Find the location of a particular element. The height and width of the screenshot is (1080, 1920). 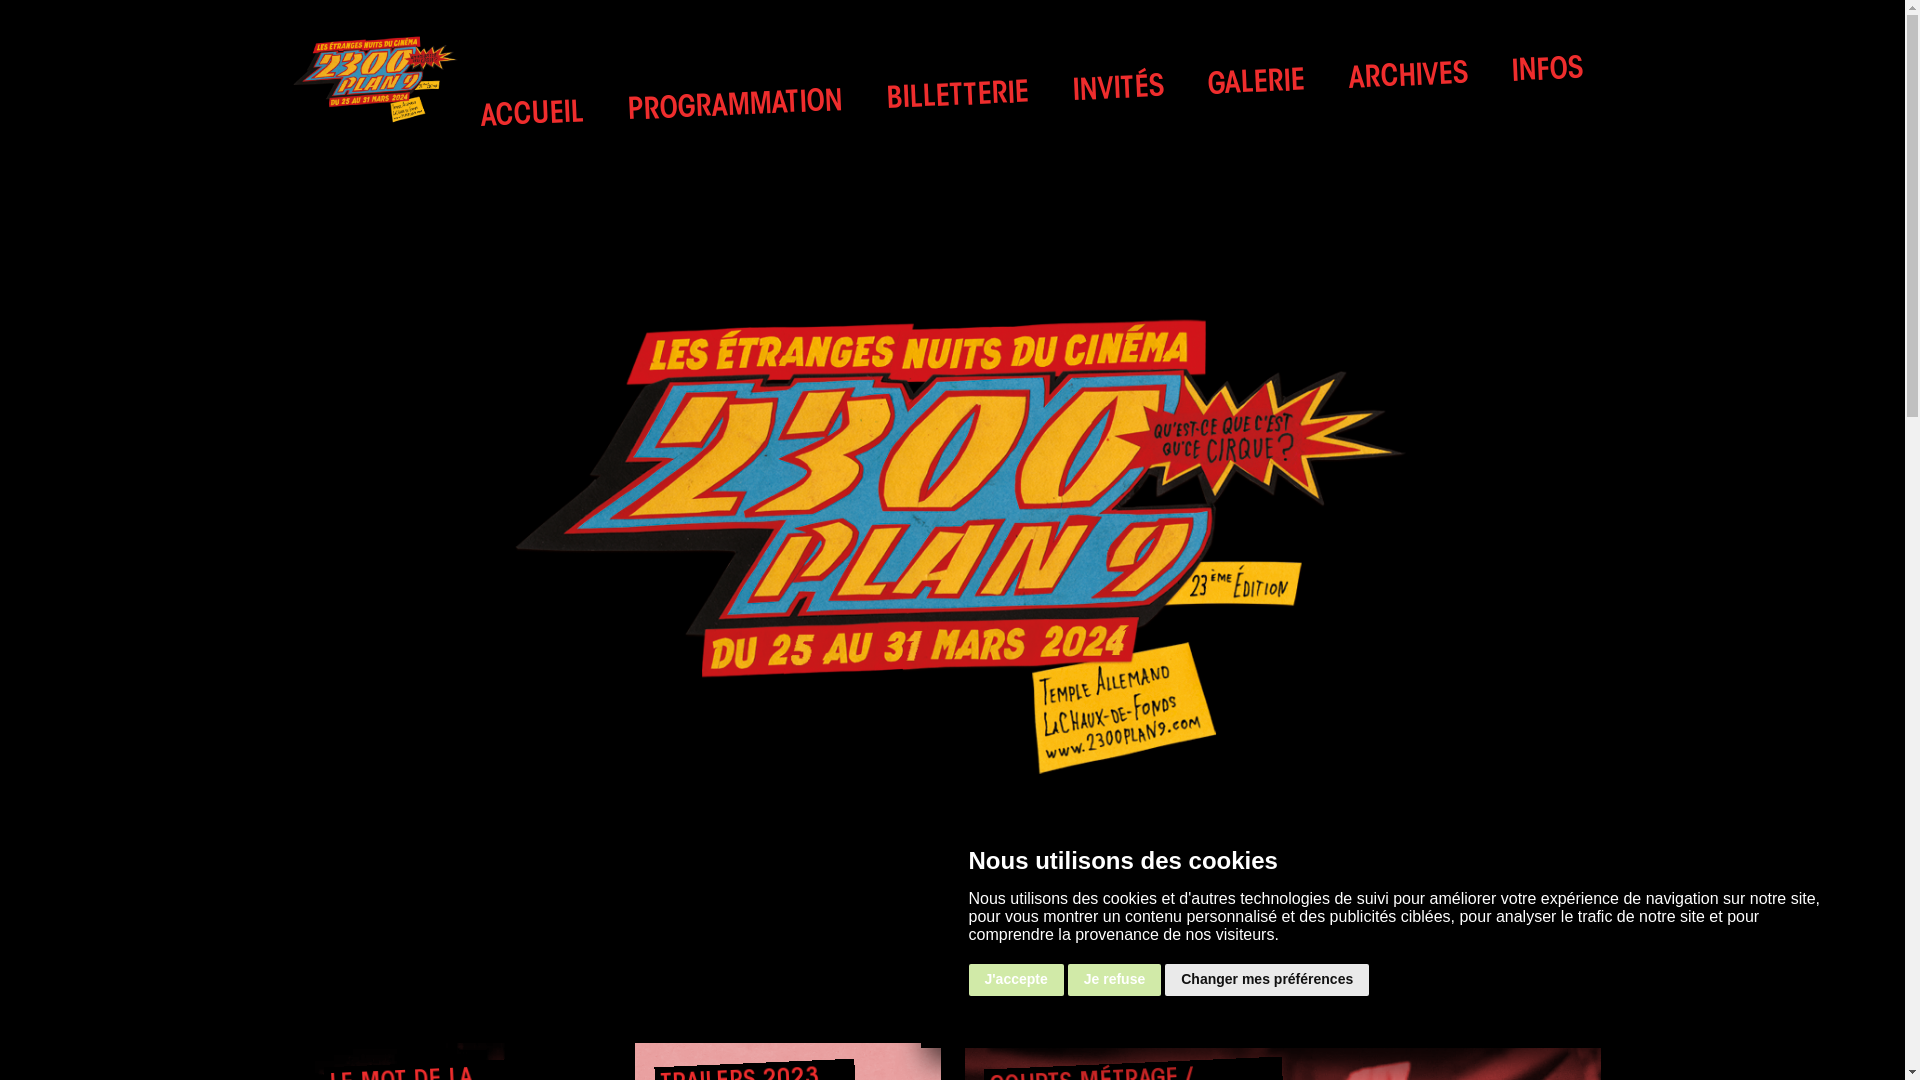

'PROGRAMMATION' is located at coordinates (733, 103).